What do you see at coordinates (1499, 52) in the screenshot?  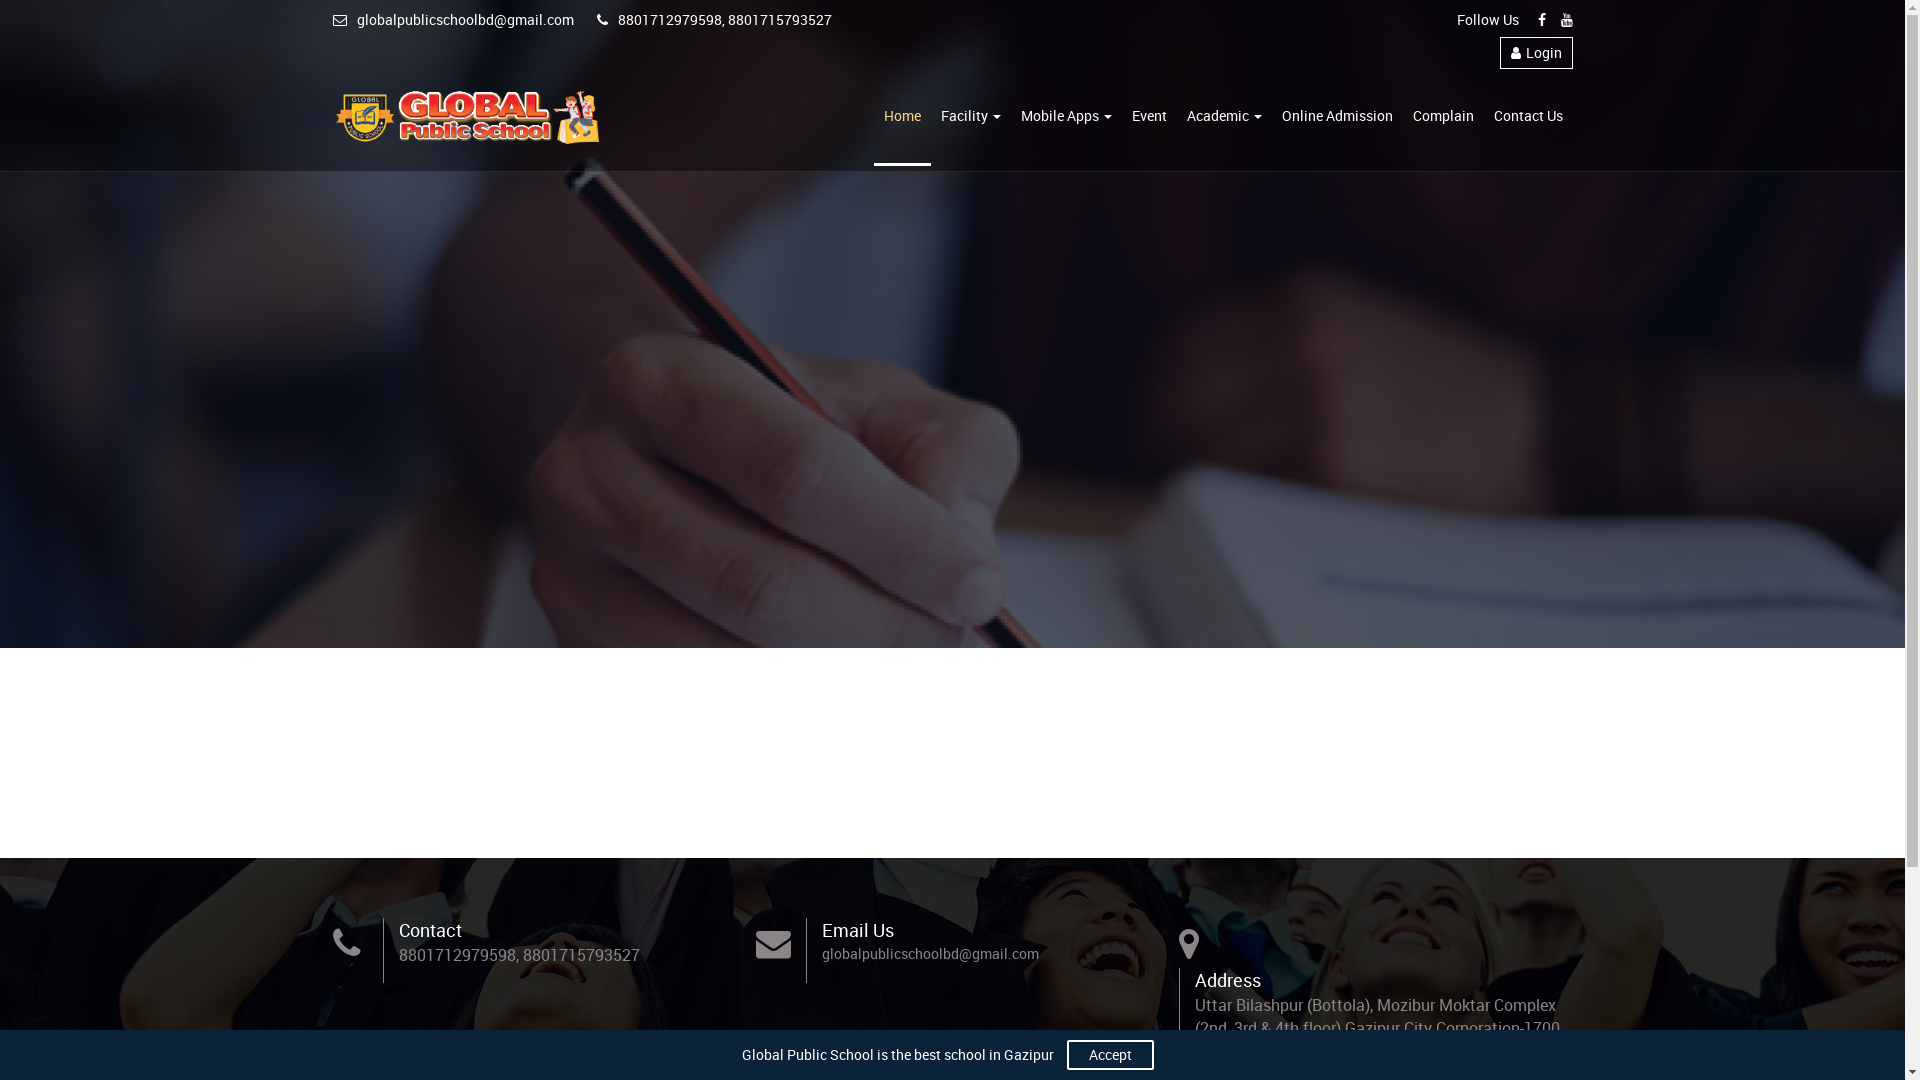 I see `'Login'` at bounding box center [1499, 52].